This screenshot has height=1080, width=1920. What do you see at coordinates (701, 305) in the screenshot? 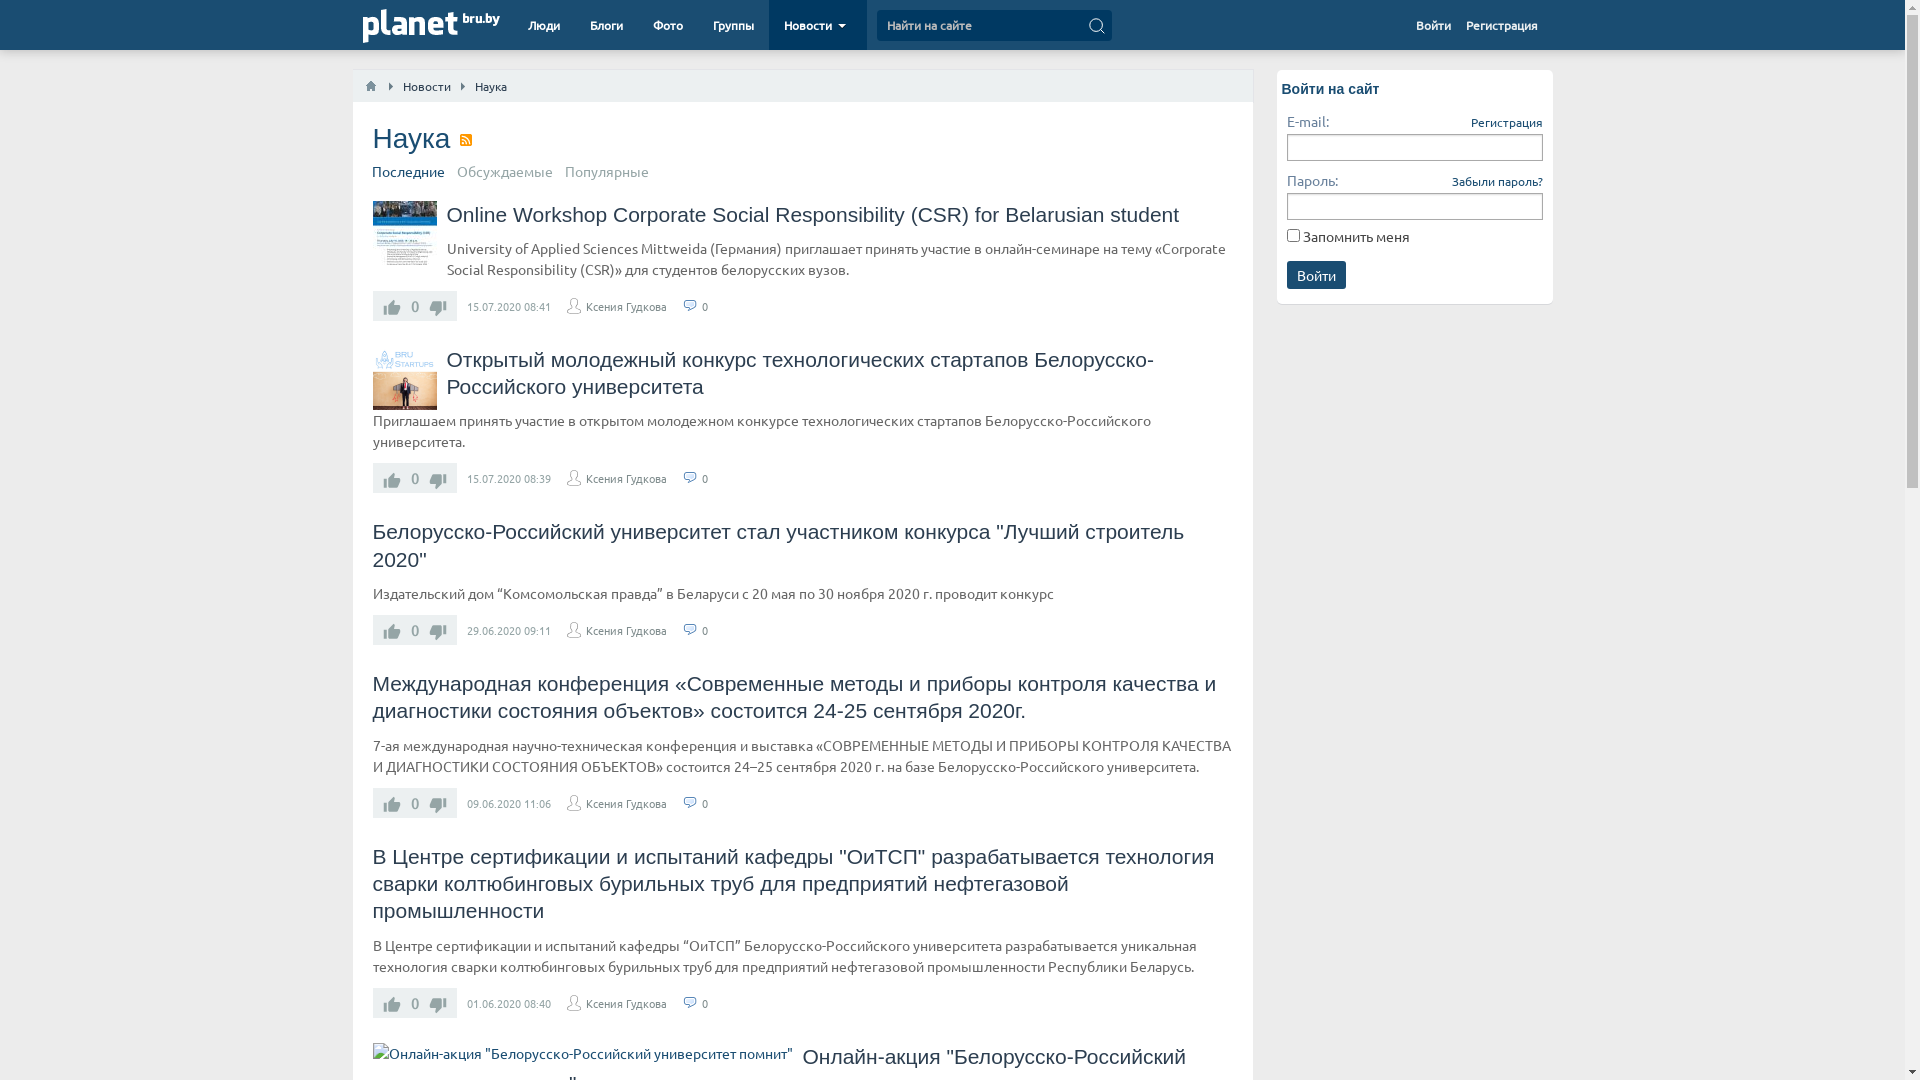
I see `'0'` at bounding box center [701, 305].